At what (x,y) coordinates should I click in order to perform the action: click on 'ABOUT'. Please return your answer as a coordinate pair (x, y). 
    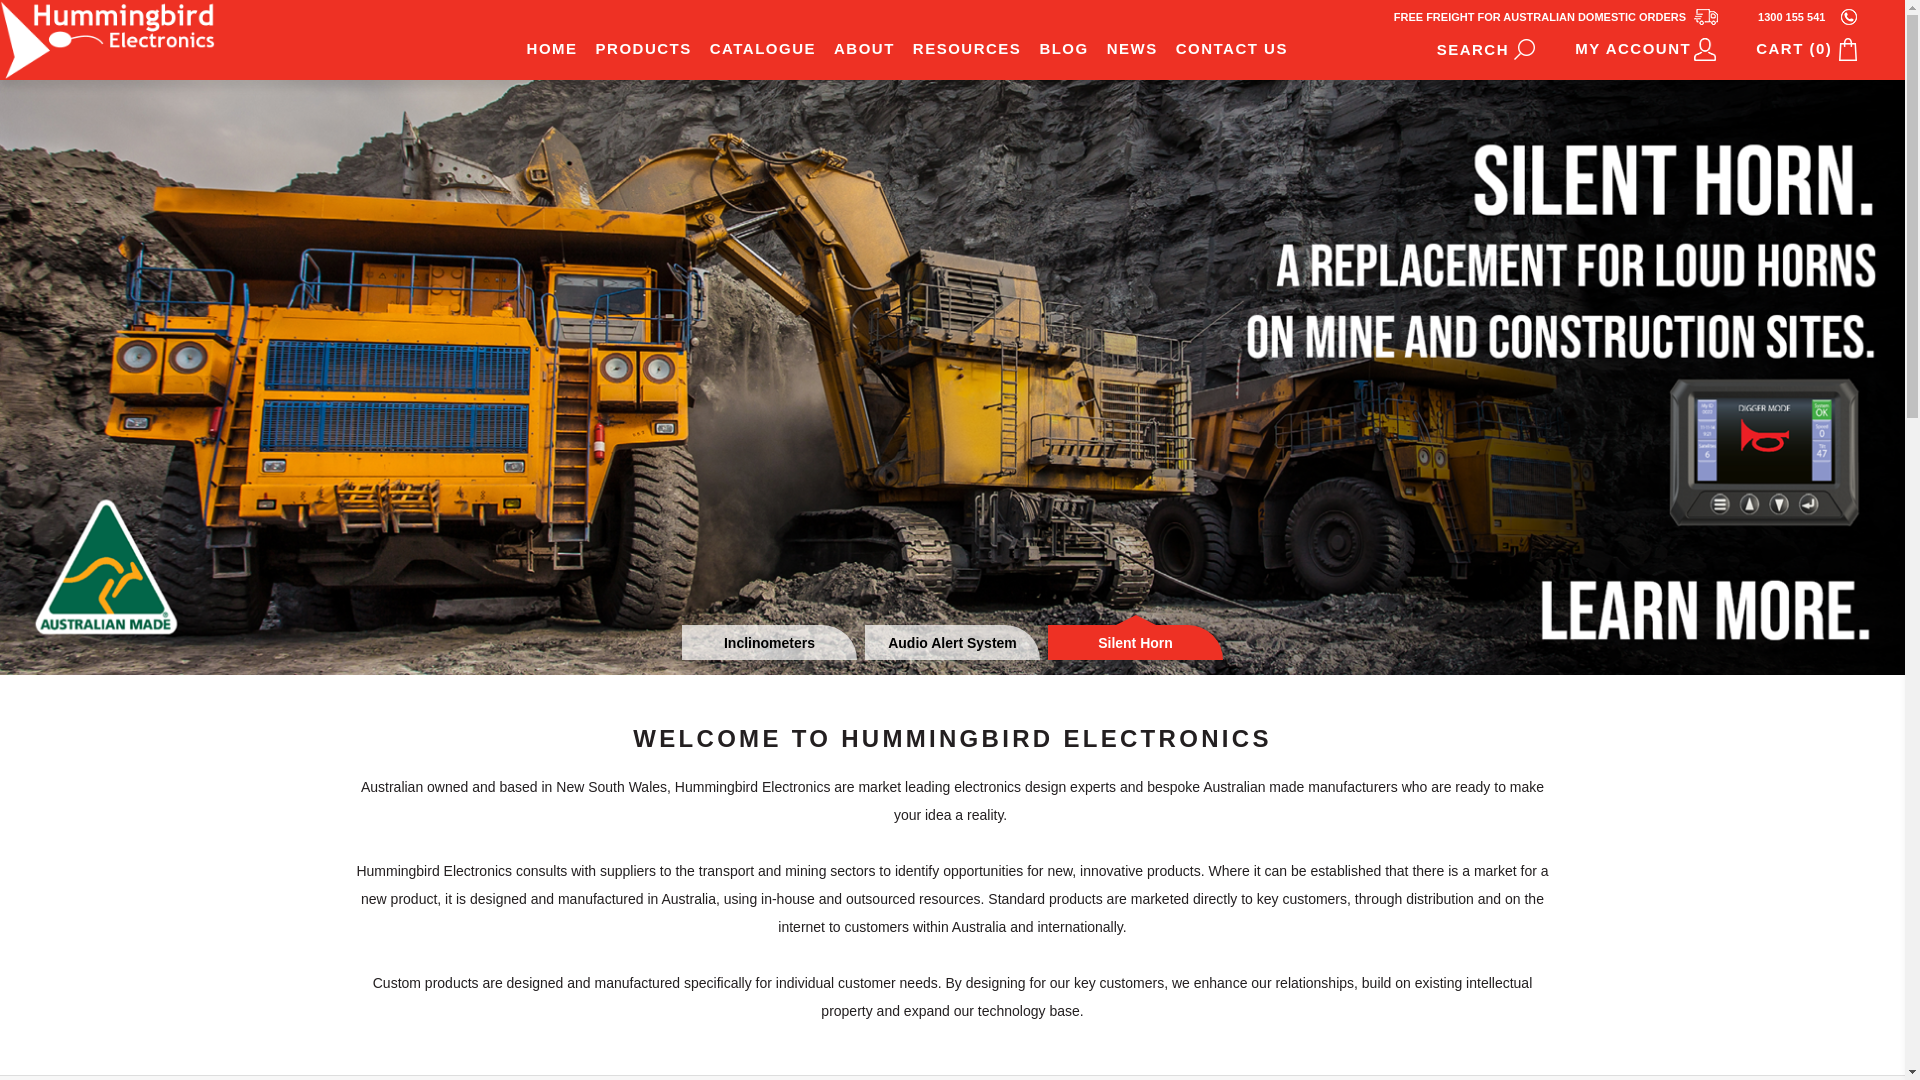
    Looking at the image, I should click on (825, 46).